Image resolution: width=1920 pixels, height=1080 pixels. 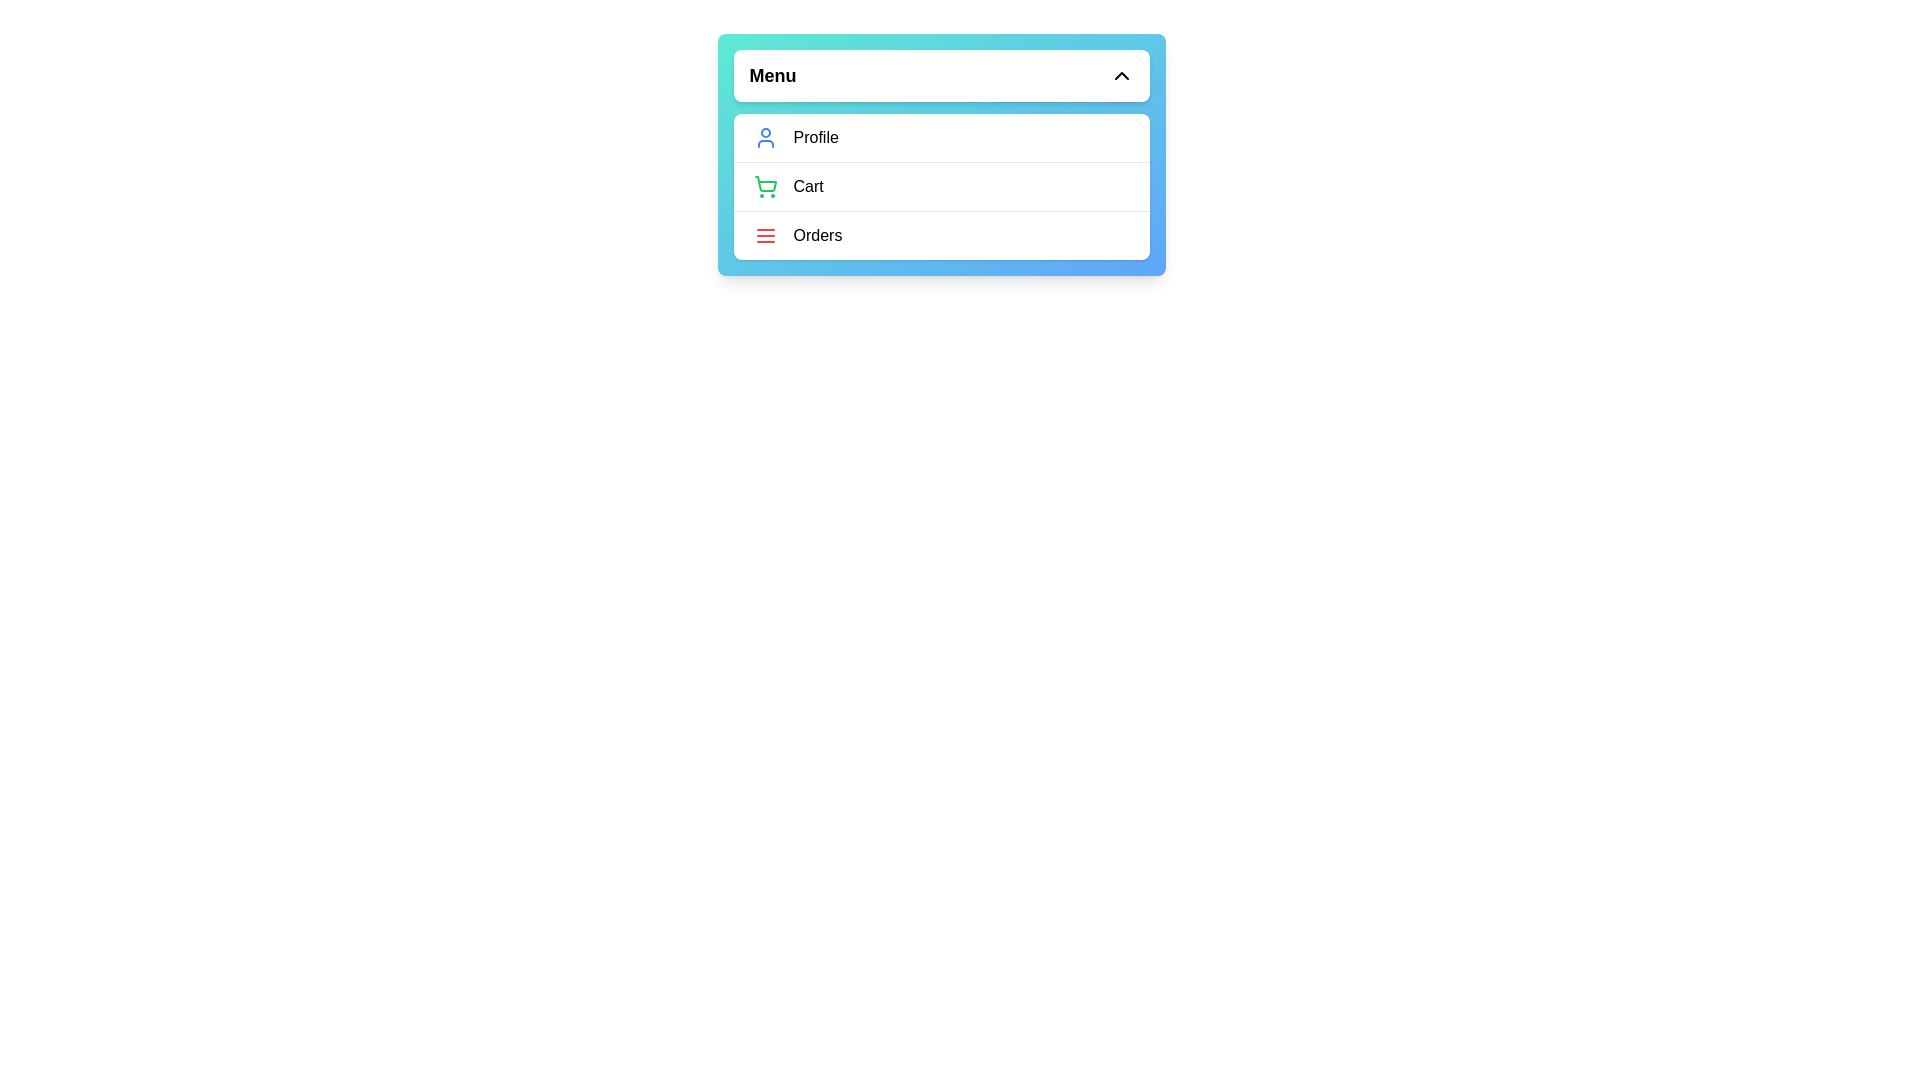 I want to click on the menu toggle button to toggle the menu visibility, so click(x=940, y=75).